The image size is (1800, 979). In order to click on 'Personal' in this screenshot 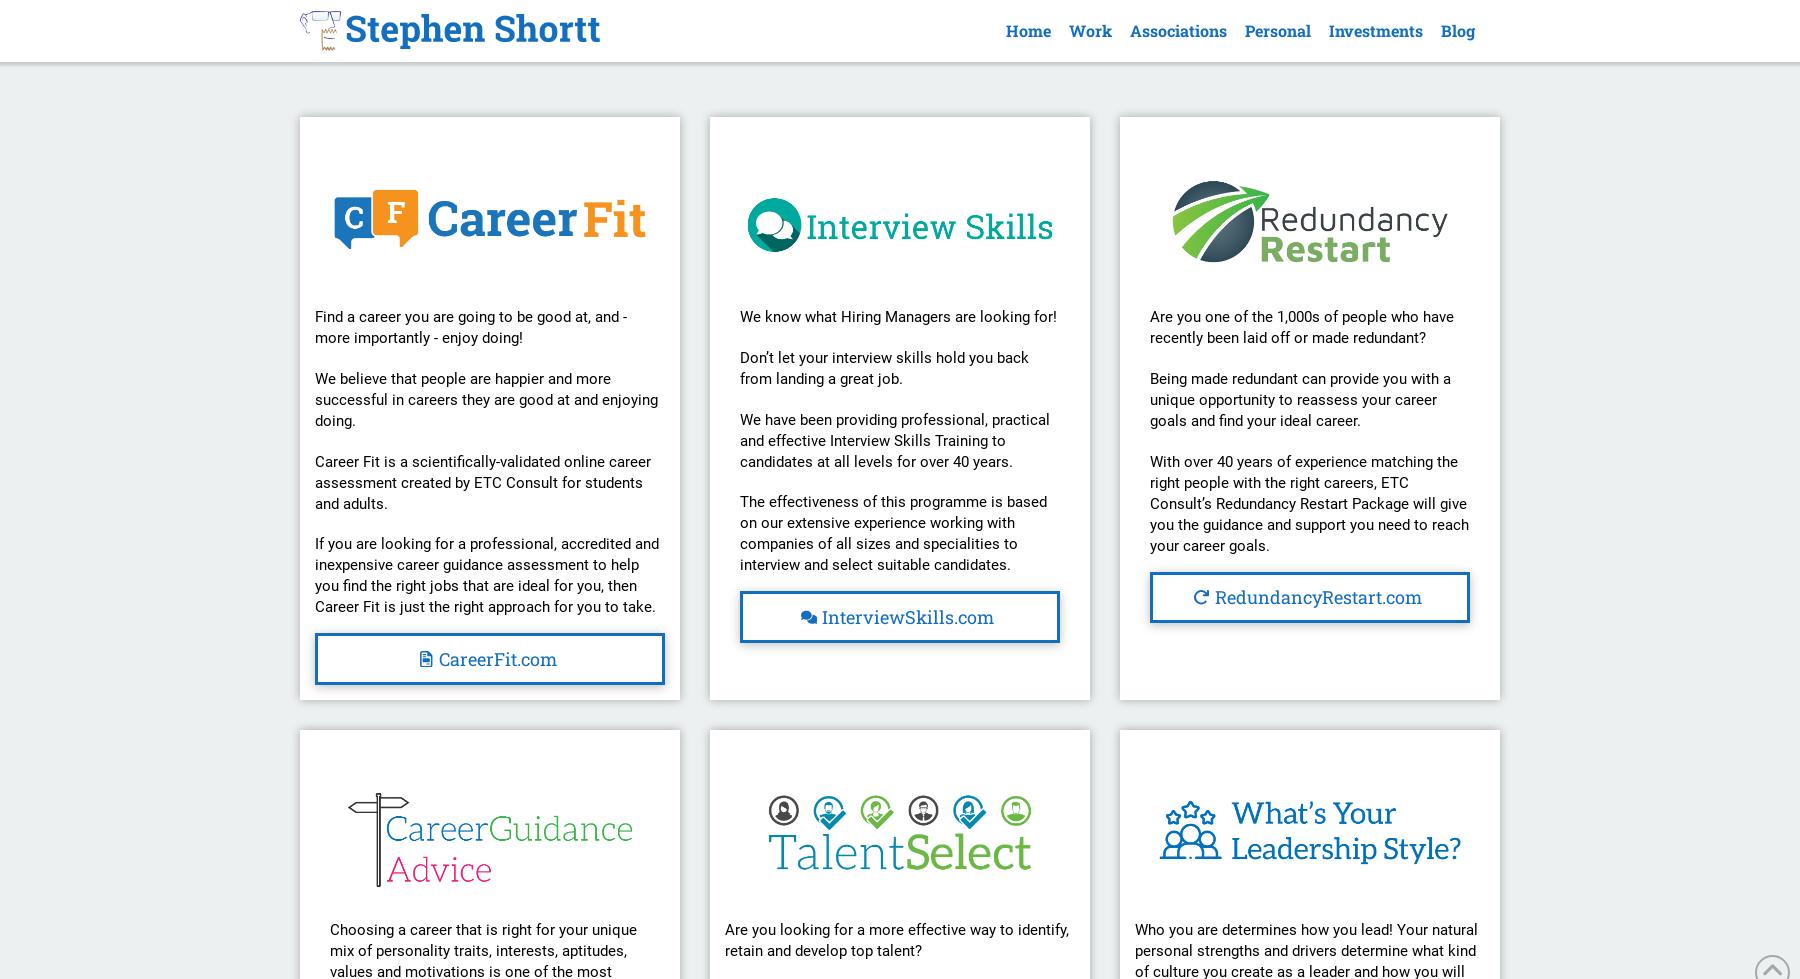, I will do `click(1276, 30)`.